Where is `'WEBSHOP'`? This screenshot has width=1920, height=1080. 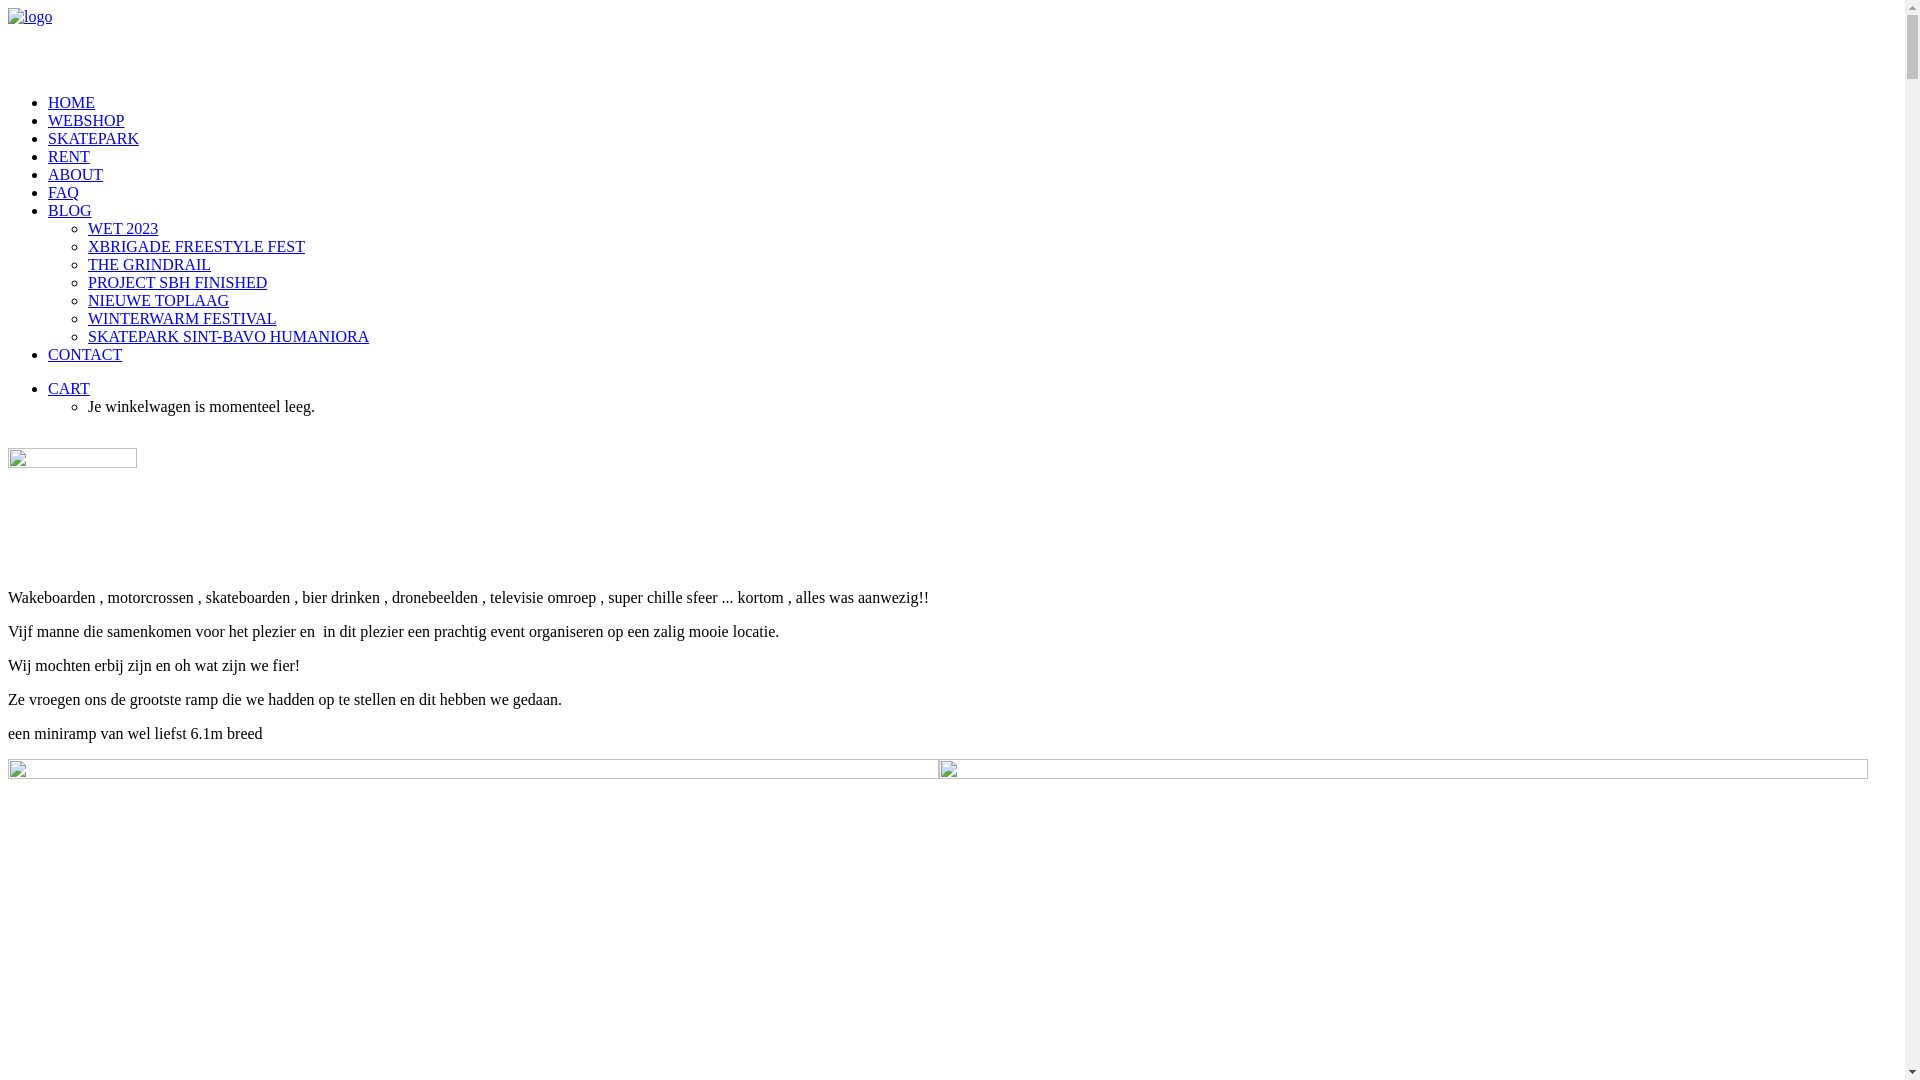 'WEBSHOP' is located at coordinates (85, 120).